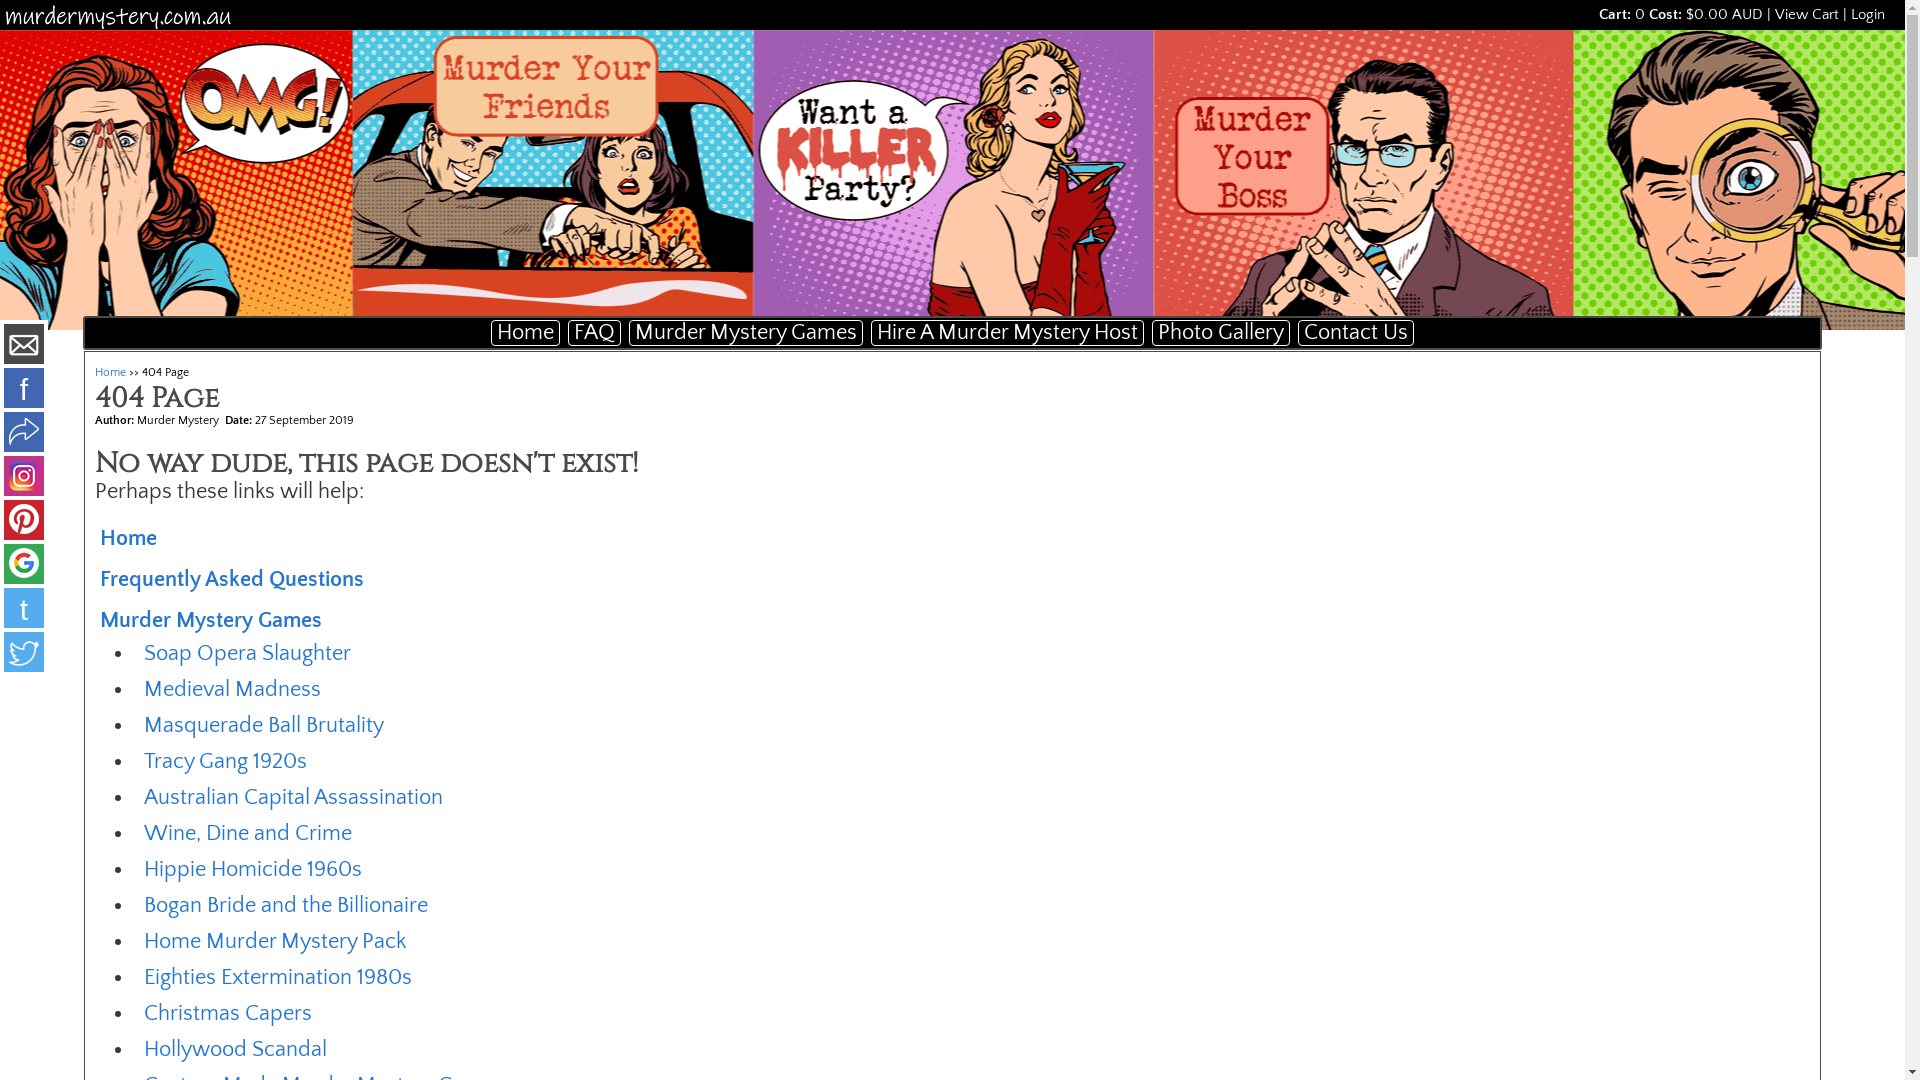  Describe the element at coordinates (232, 688) in the screenshot. I see `'Medieval Madness'` at that location.